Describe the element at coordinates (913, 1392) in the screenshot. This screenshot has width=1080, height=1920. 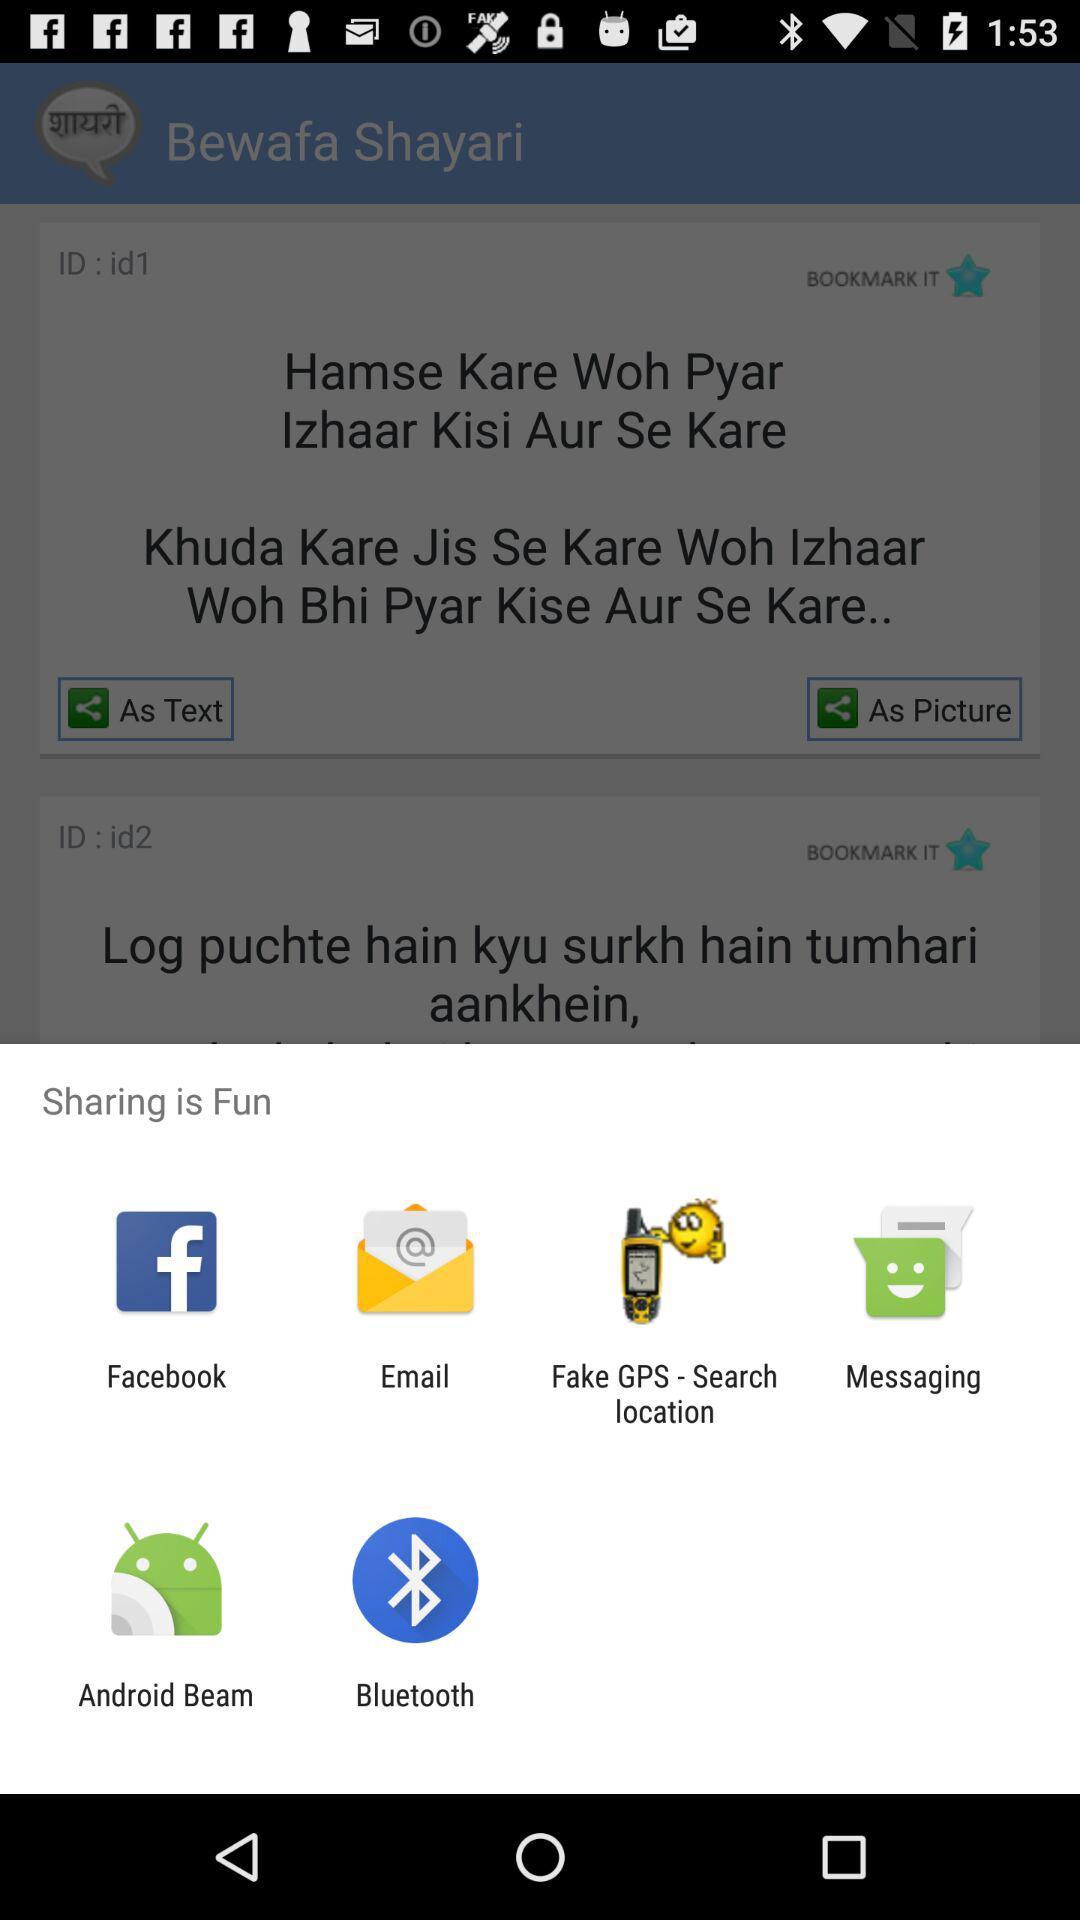
I see `the icon next to the fake gps search app` at that location.